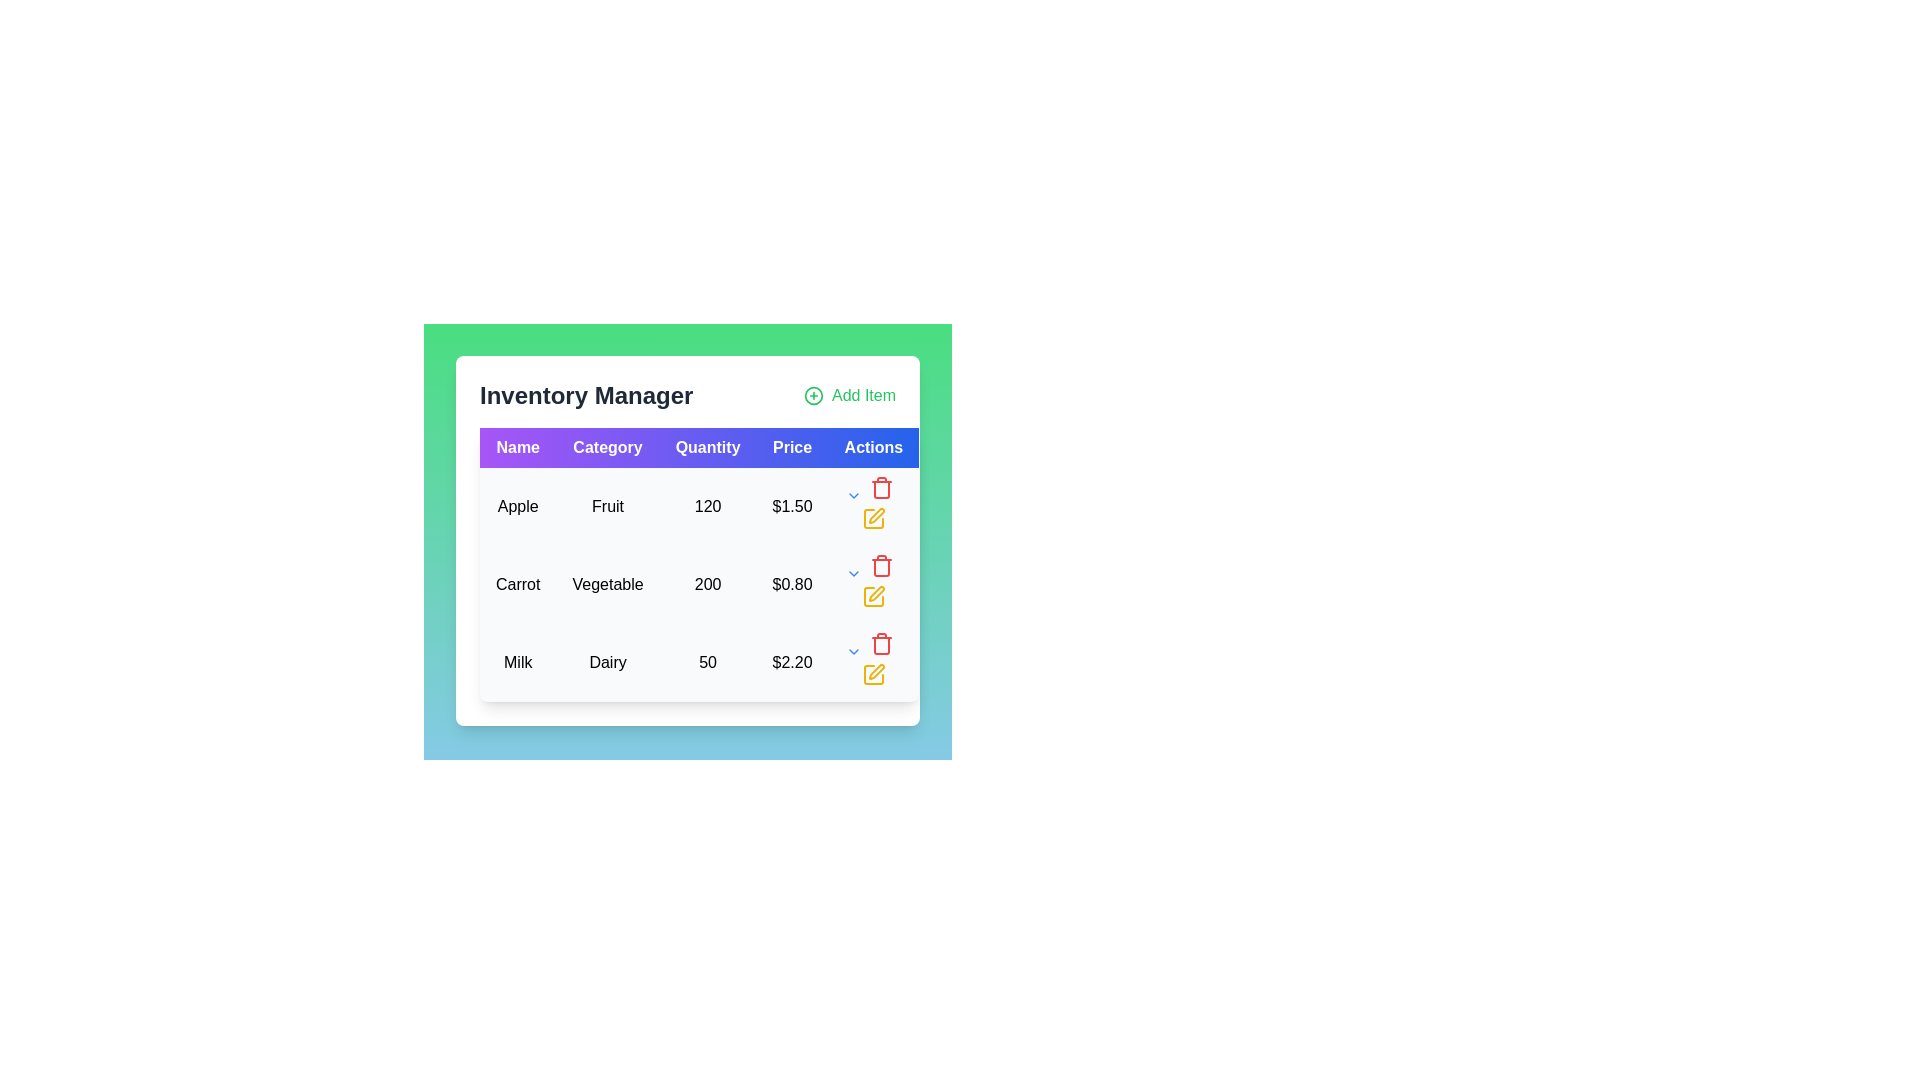 This screenshot has width=1920, height=1080. I want to click on the 'Add Item' label element, so click(864, 396).